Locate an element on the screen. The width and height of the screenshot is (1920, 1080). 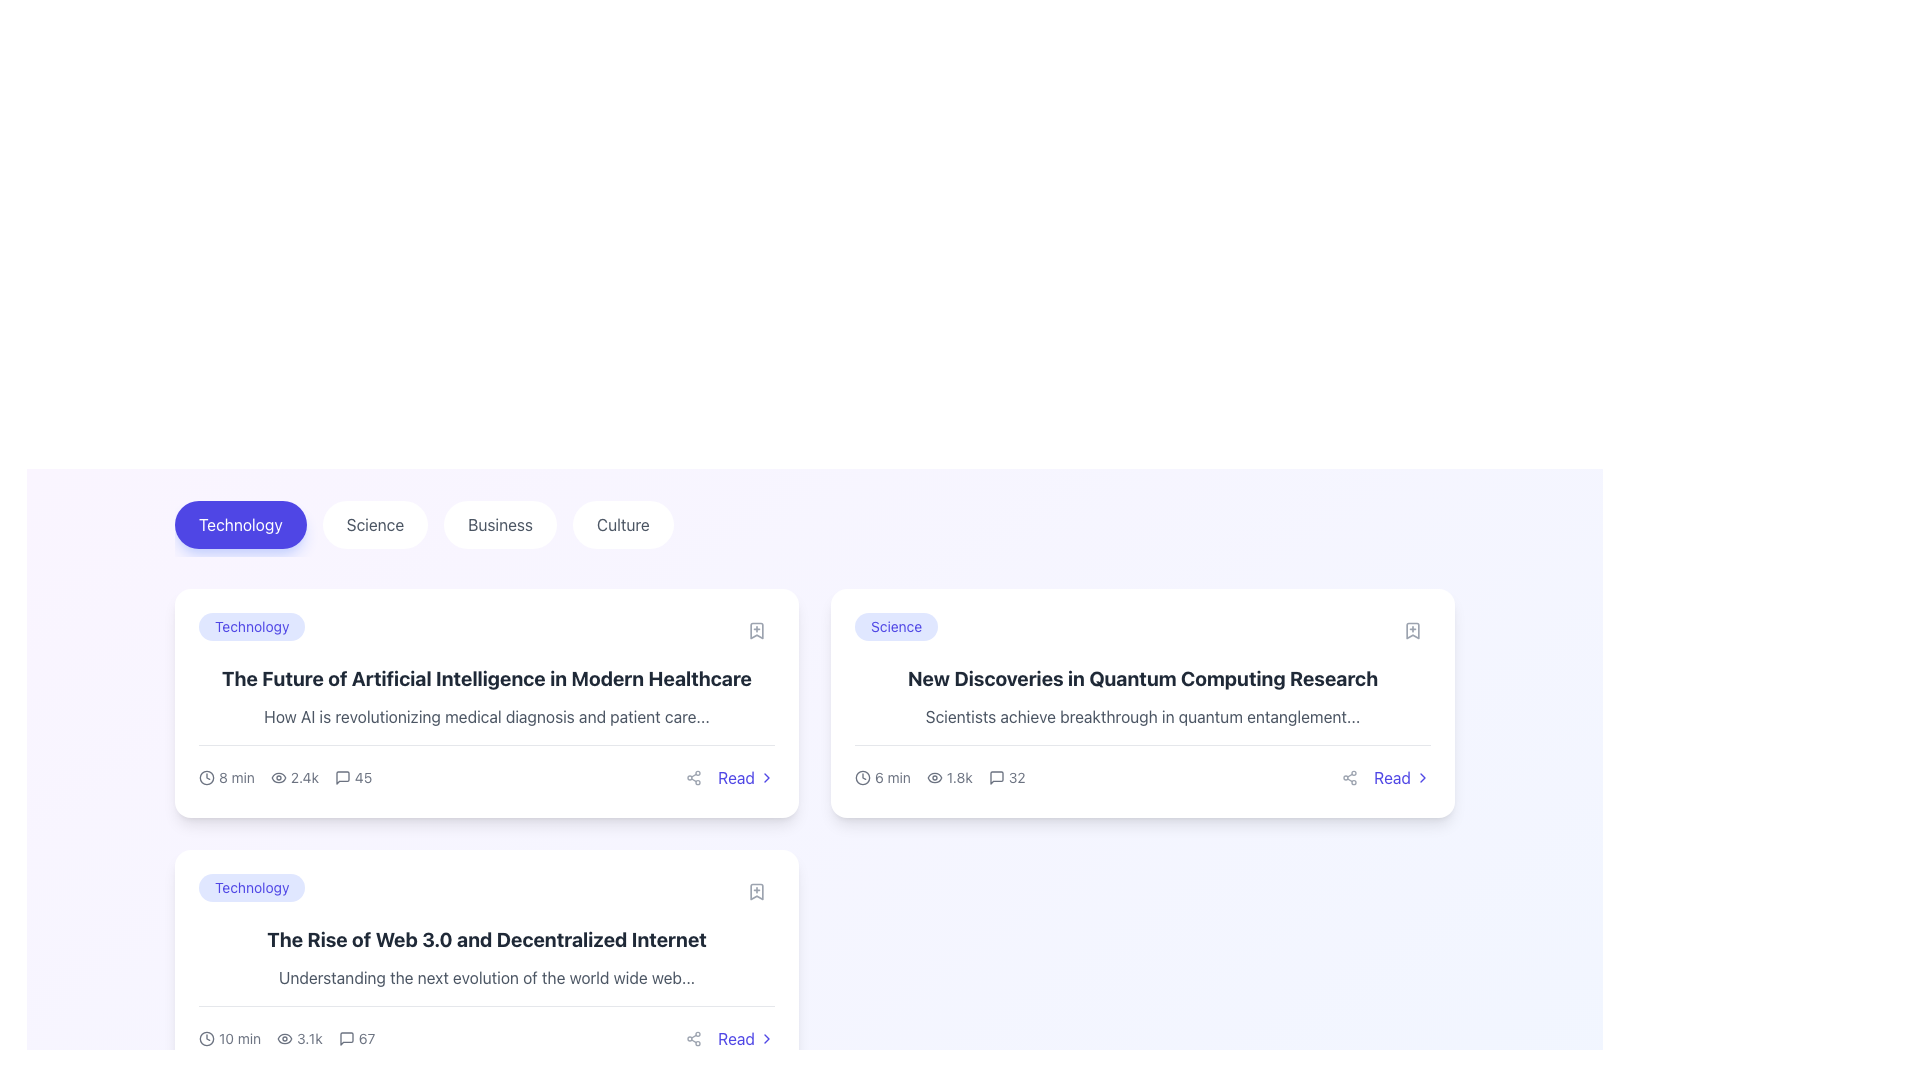
the heading text located in the second article card, positioned beneath the 'Technology' tag and above the subheading text is located at coordinates (486, 940).